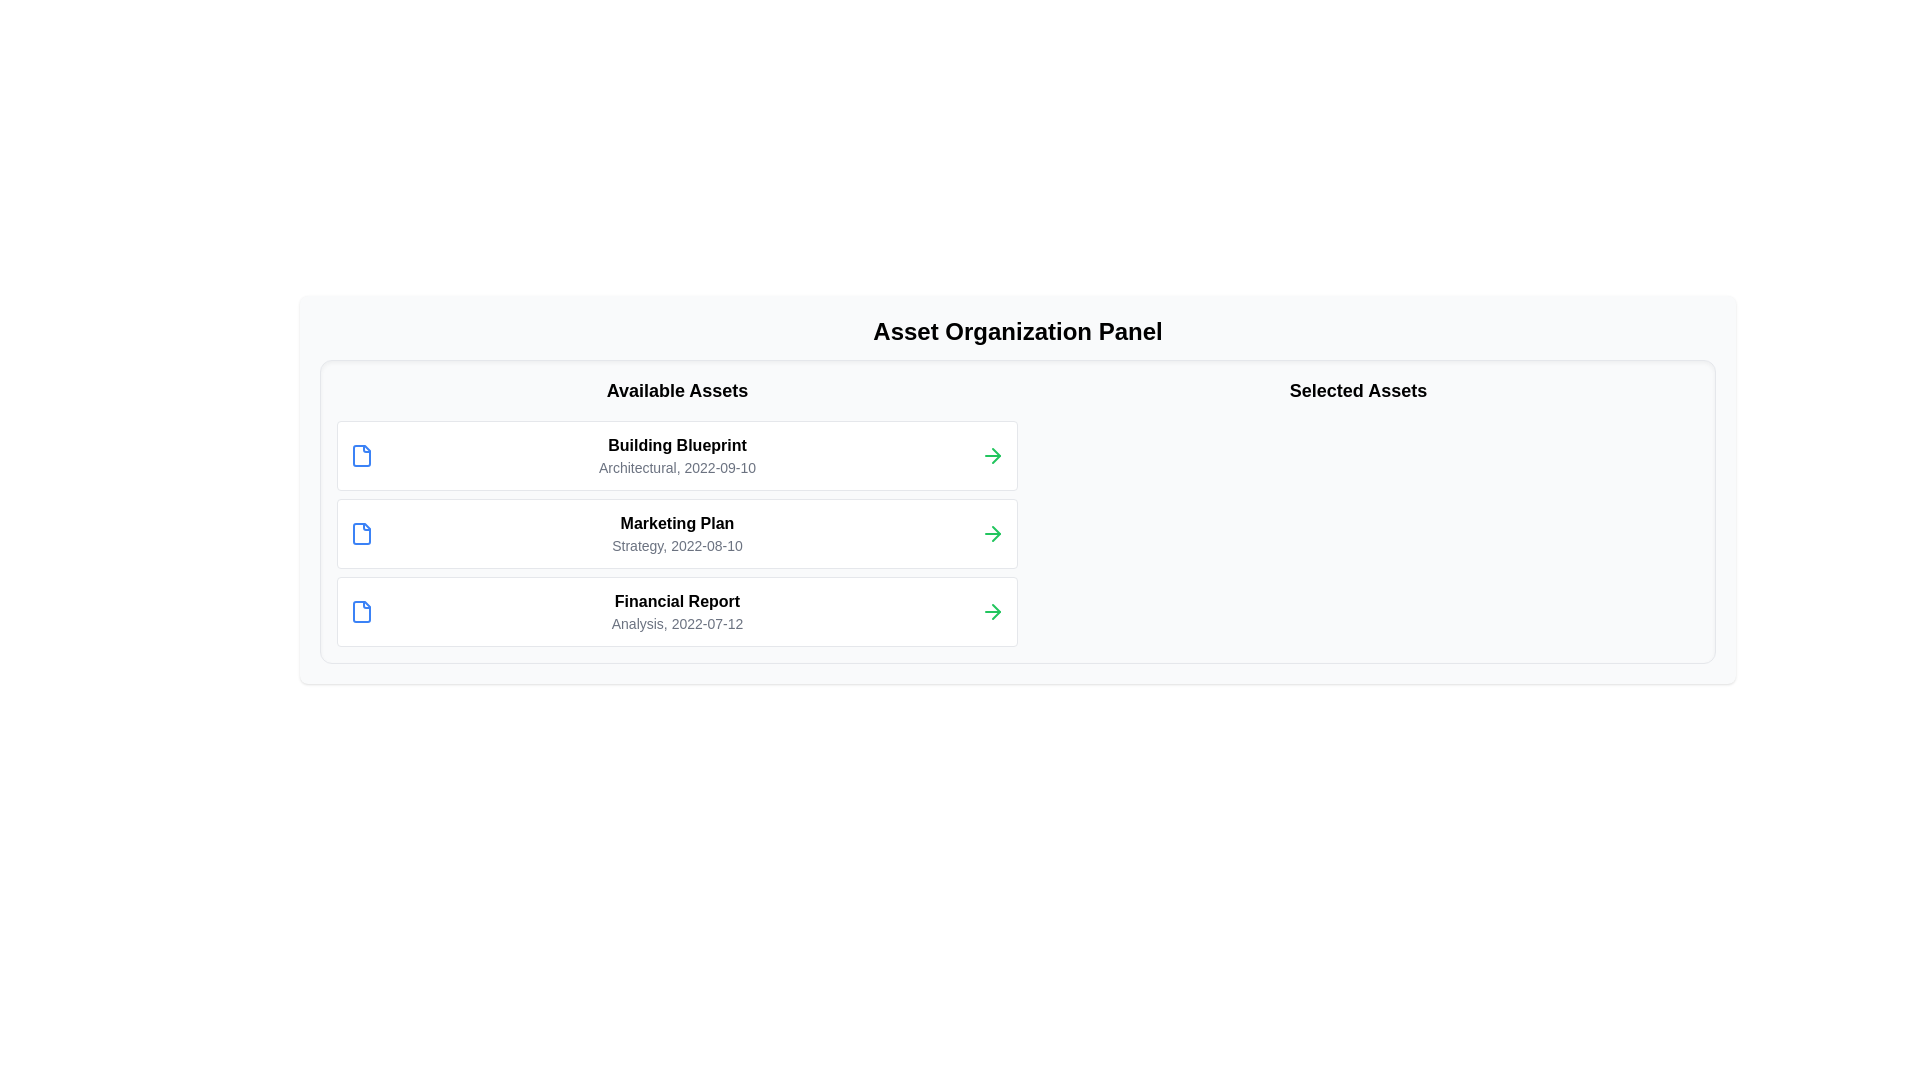  What do you see at coordinates (993, 611) in the screenshot?
I see `the clickable arrow button located at the far-right of the 'Financial Report' entry in the 'Available Assets' panel` at bounding box center [993, 611].